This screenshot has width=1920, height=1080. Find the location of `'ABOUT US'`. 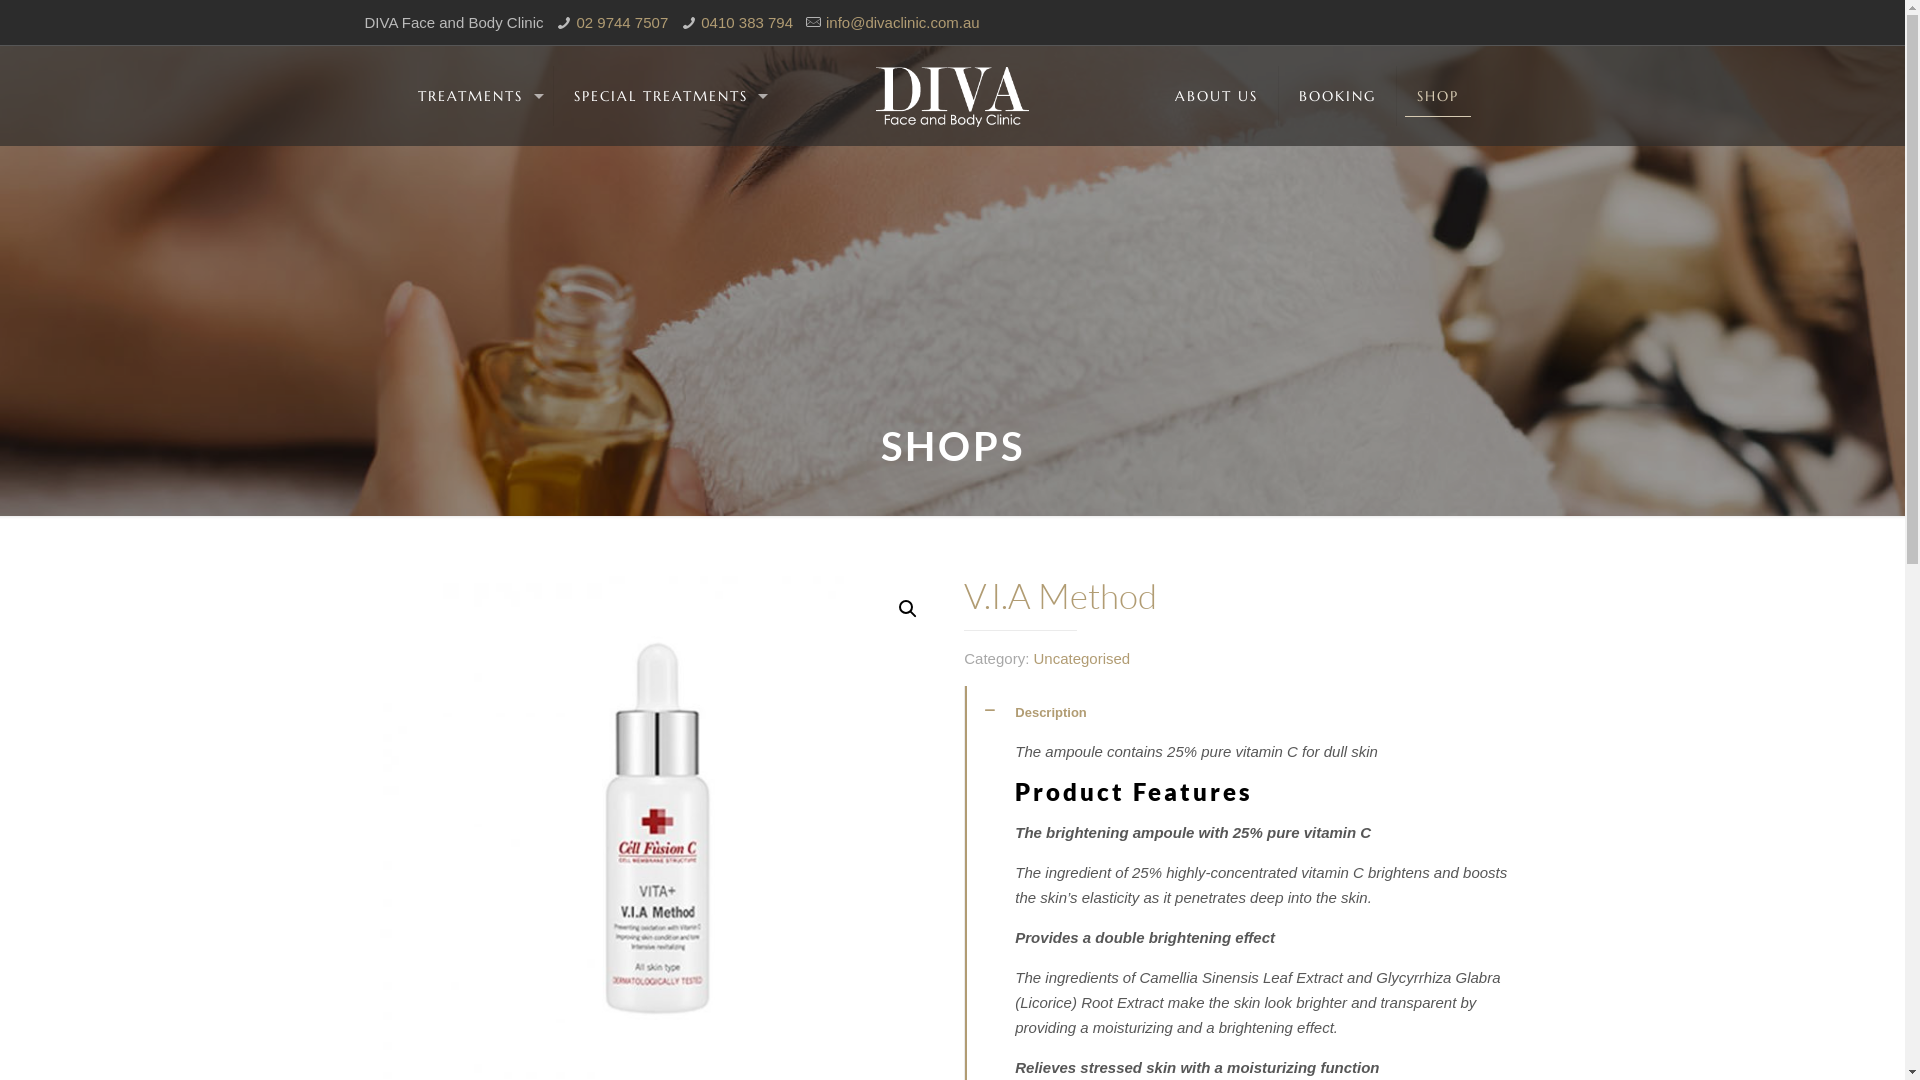

'ABOUT US' is located at coordinates (1216, 96).